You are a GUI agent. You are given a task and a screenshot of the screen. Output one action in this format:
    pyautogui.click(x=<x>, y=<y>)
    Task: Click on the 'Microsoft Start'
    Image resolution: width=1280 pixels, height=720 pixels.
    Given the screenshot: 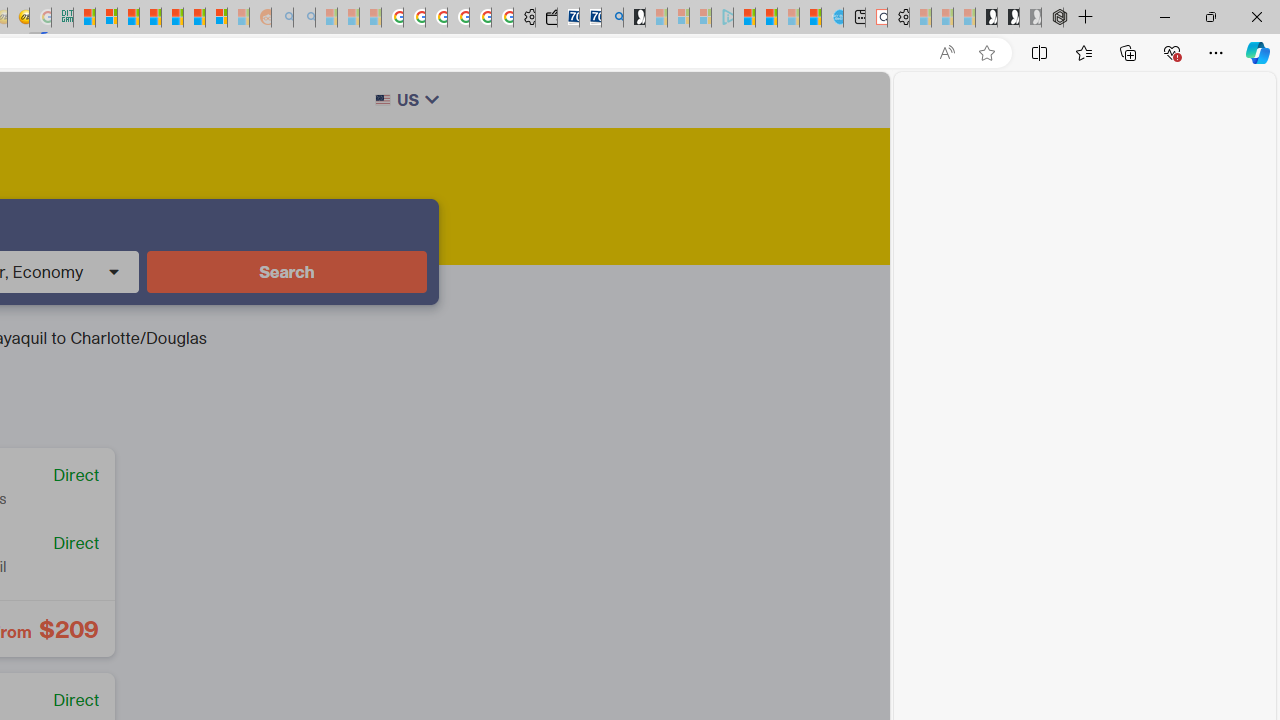 What is the action you would take?
    pyautogui.click(x=743, y=17)
    